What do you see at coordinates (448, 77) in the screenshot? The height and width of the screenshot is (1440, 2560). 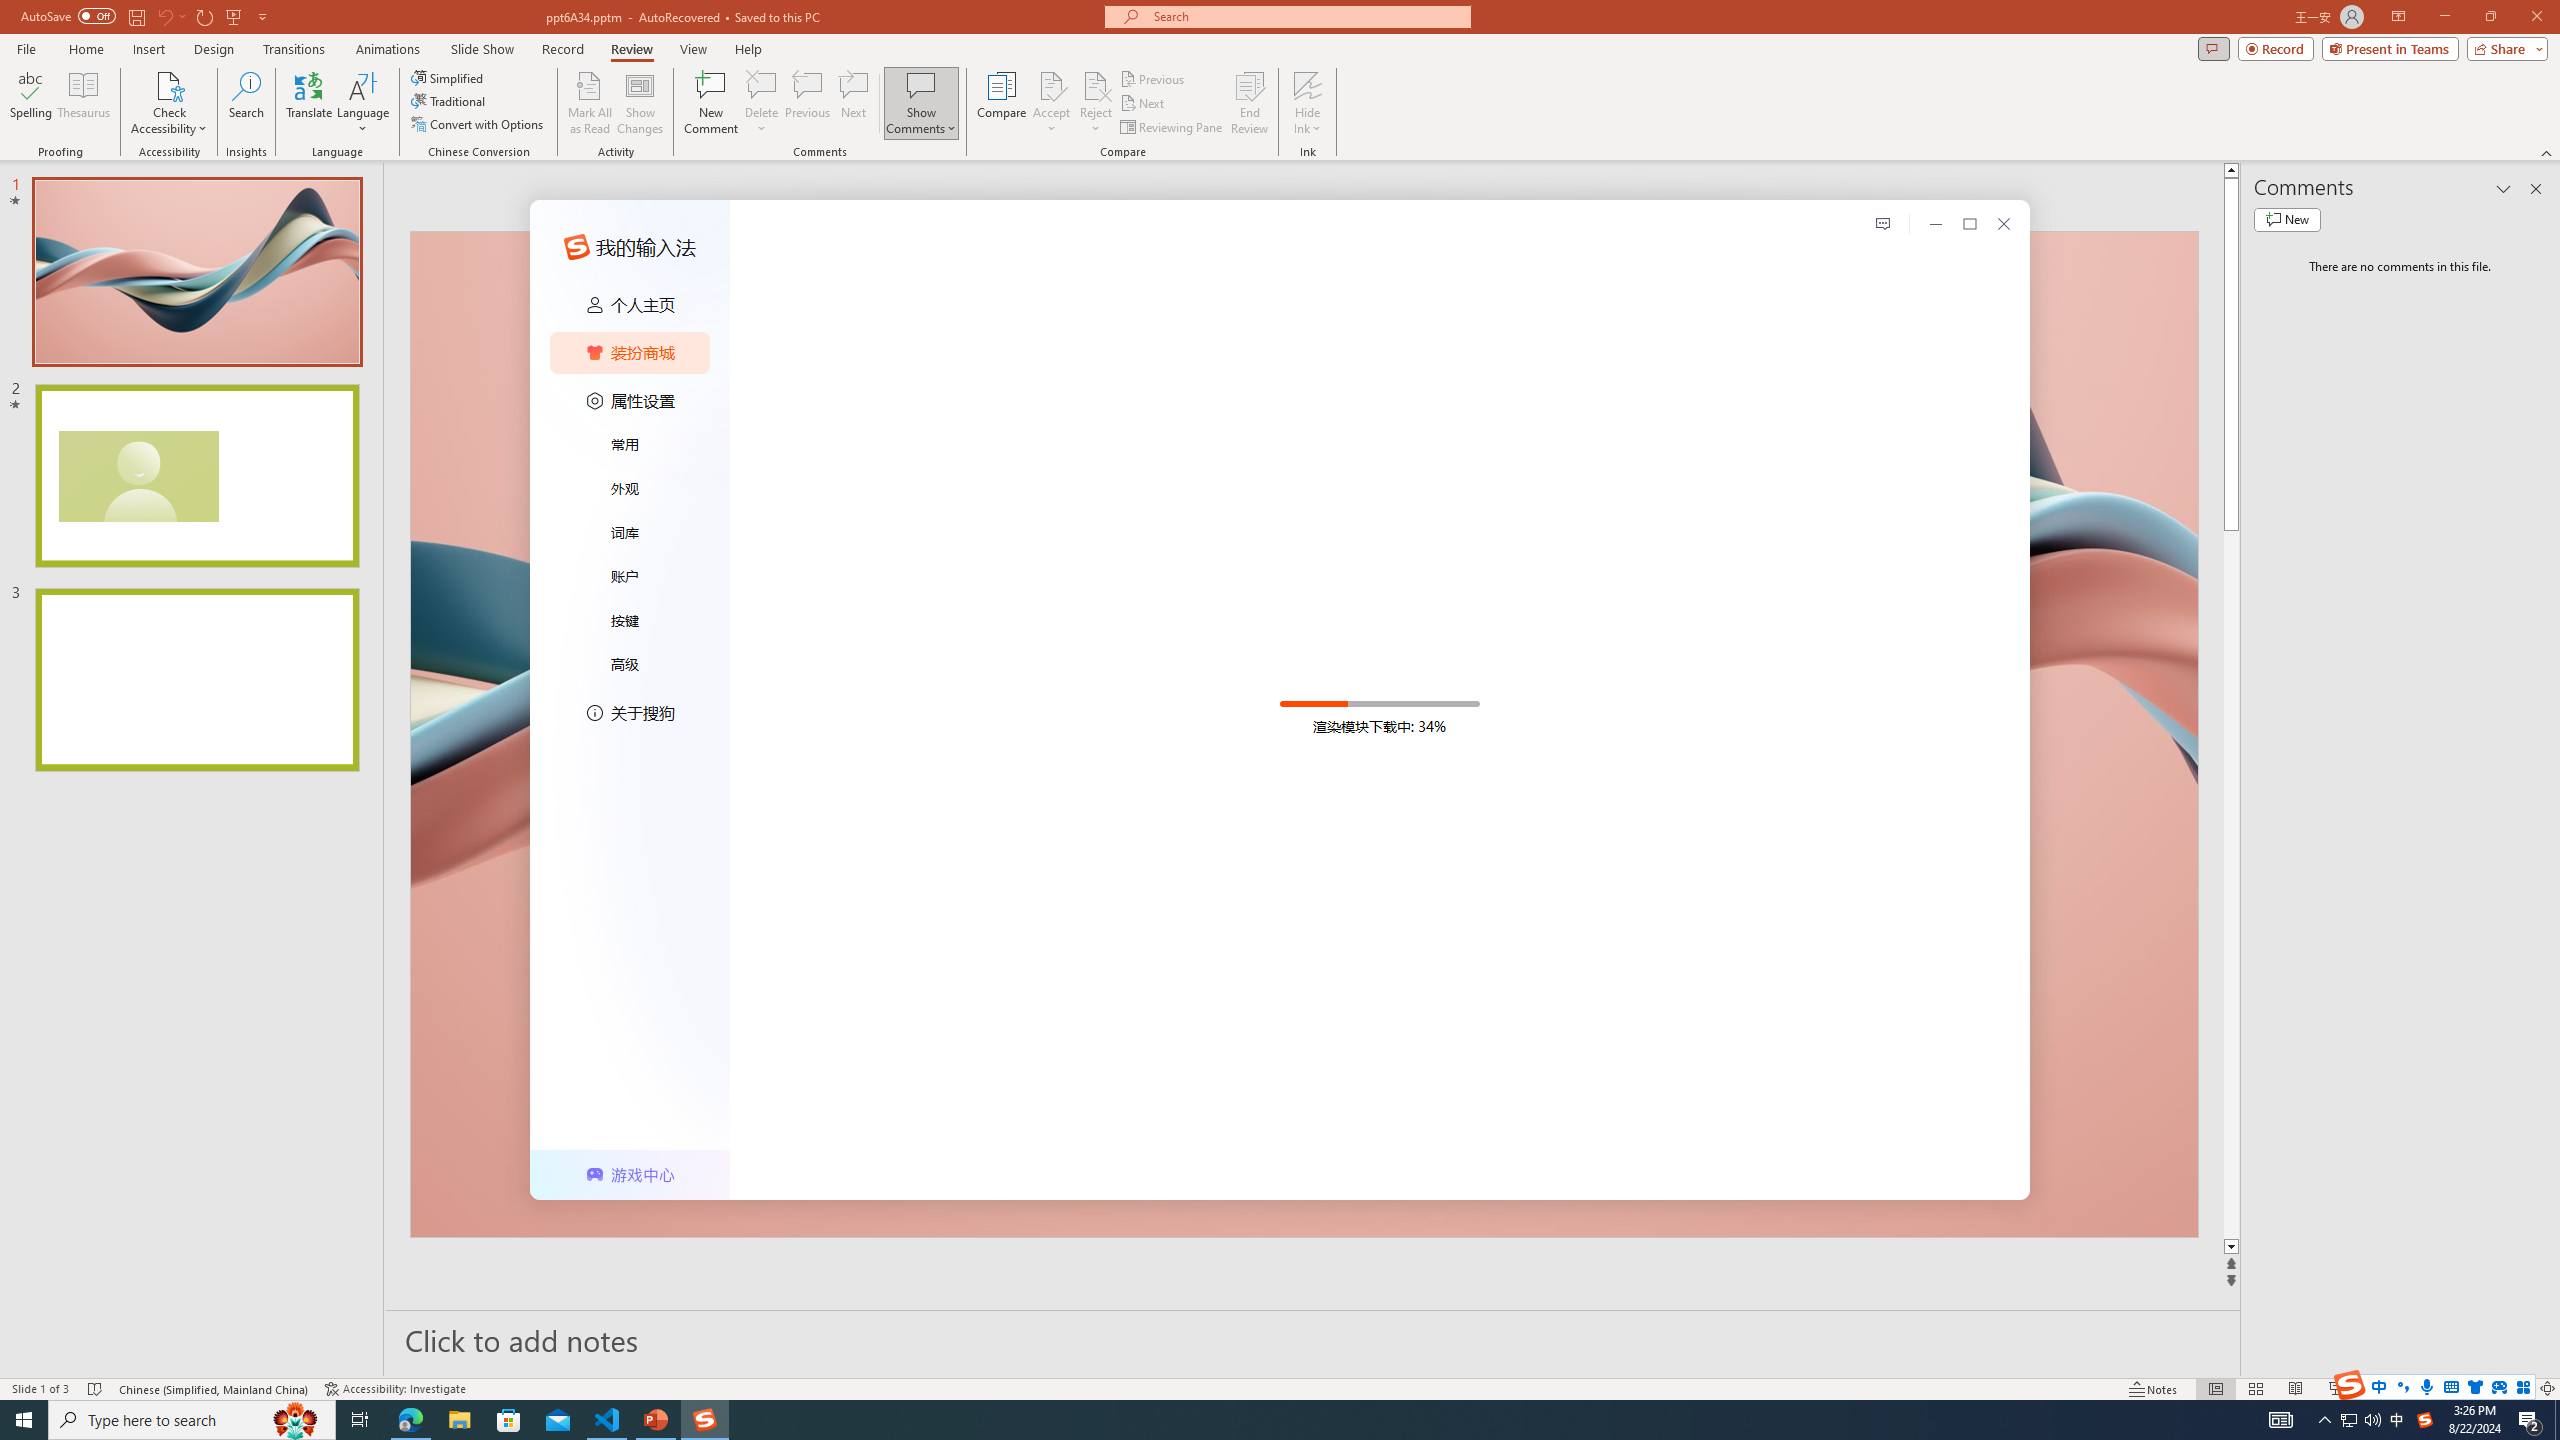 I see `'Simplified'` at bounding box center [448, 77].